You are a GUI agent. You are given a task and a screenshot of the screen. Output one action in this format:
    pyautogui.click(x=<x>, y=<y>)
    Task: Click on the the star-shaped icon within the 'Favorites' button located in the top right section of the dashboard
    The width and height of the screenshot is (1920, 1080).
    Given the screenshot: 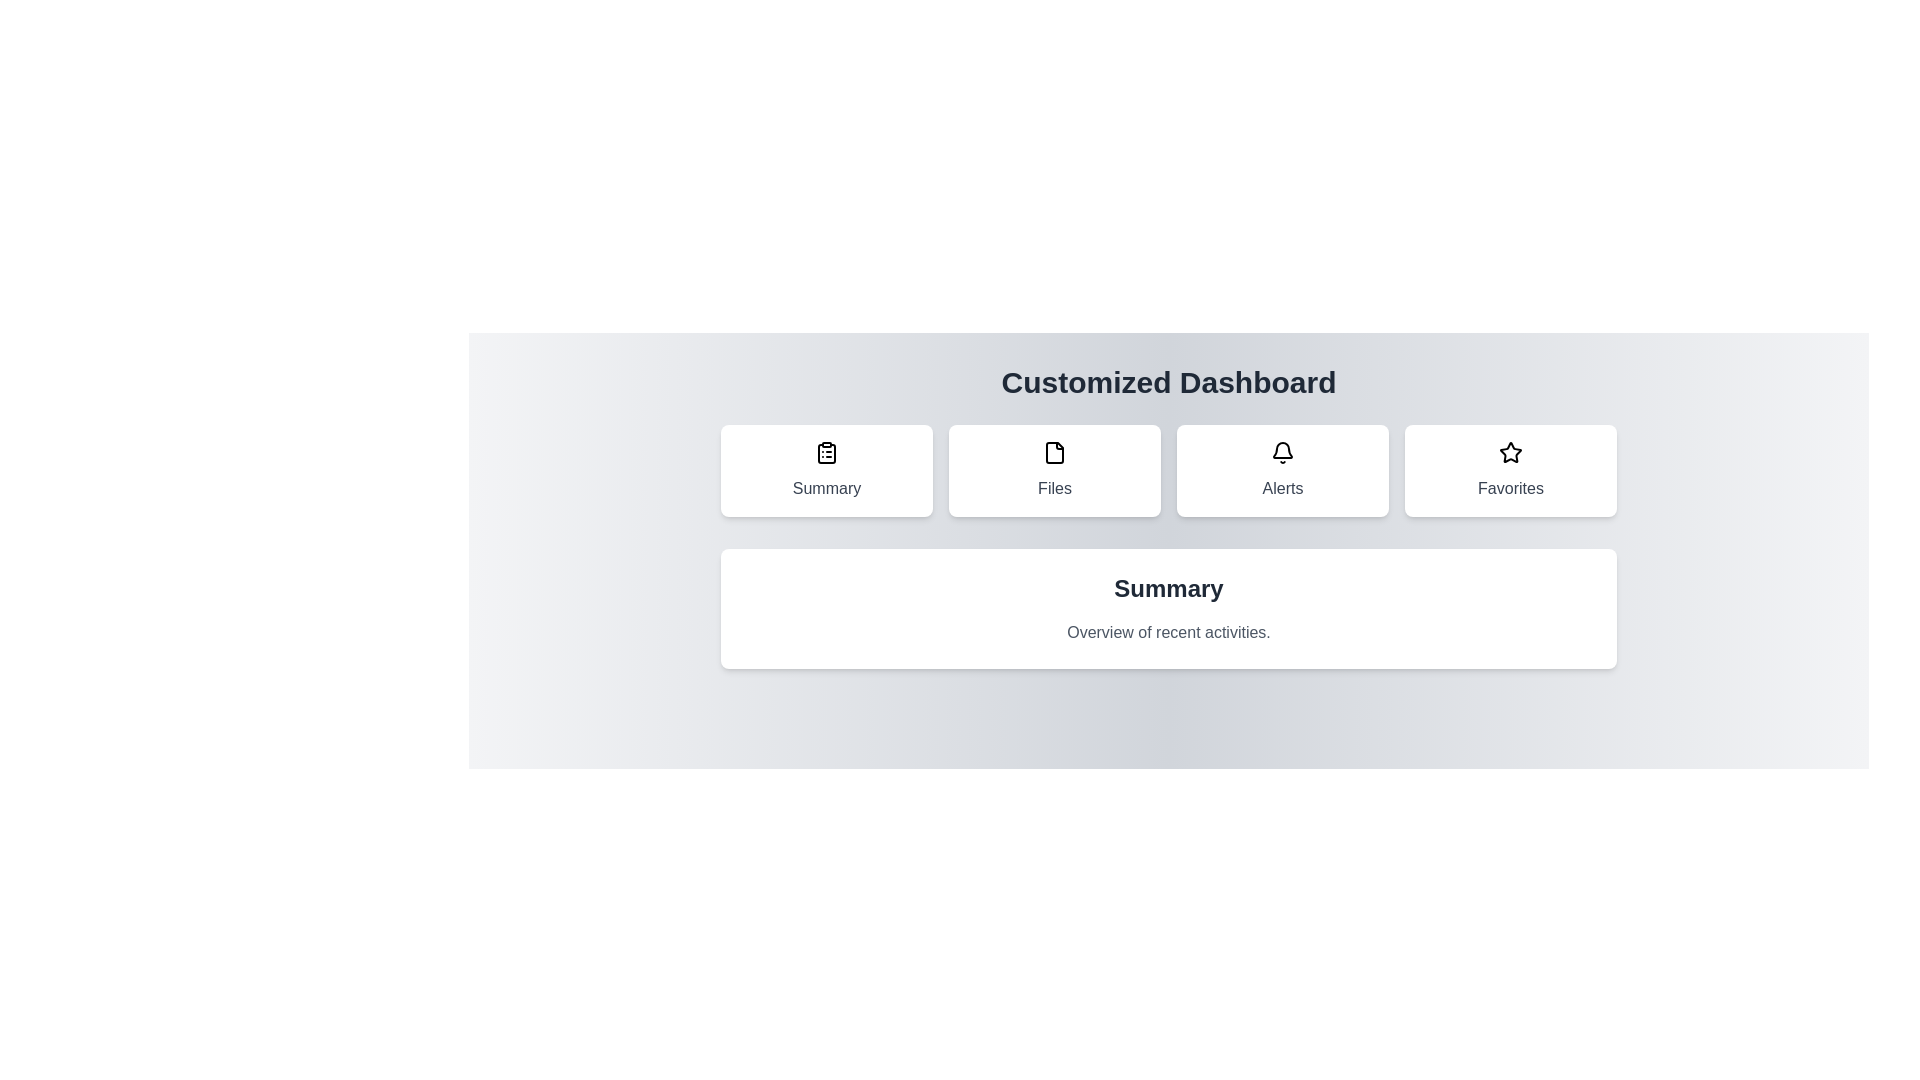 What is the action you would take?
    pyautogui.click(x=1510, y=451)
    